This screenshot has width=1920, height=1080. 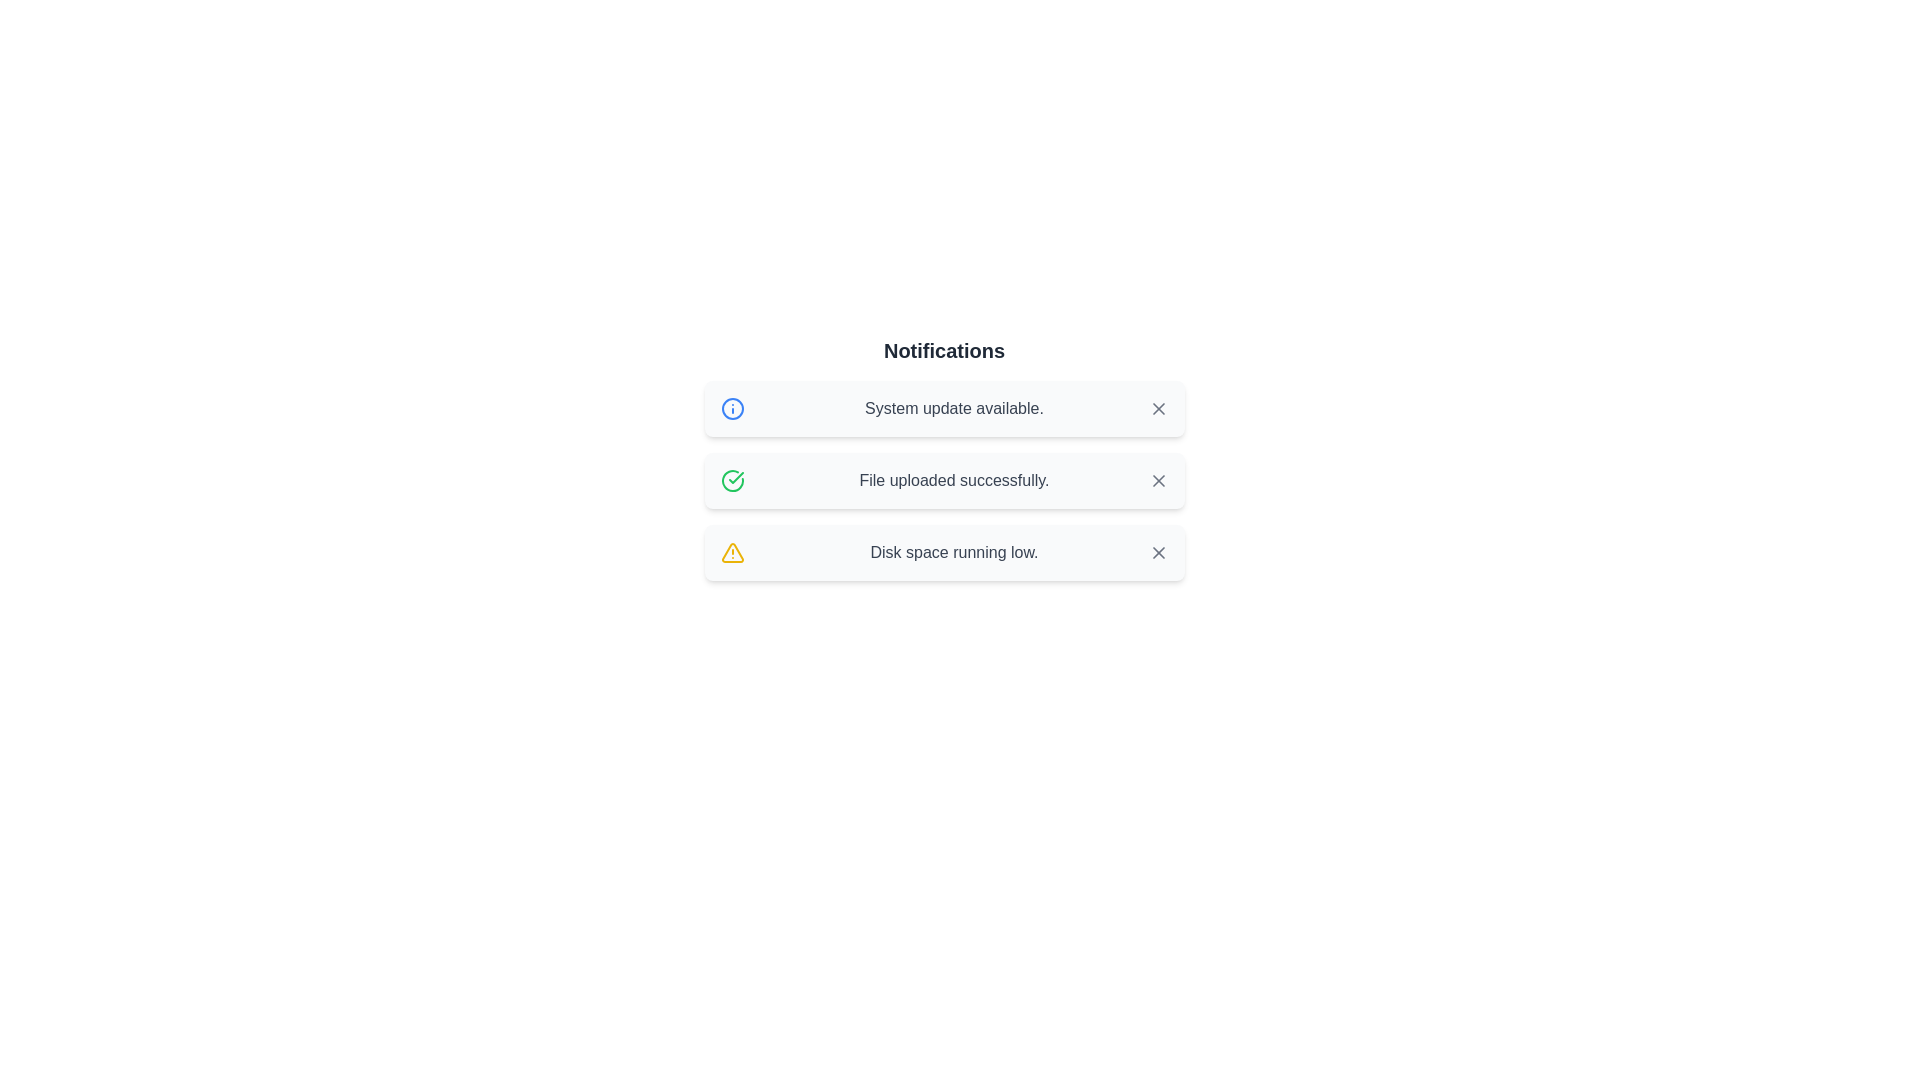 What do you see at coordinates (731, 552) in the screenshot?
I see `the alert icon shaped as a triangle with rounded edges, featuring a yellow outline and warning symbol, located to the left of the 'Disk space running low.' text in the third notification item` at bounding box center [731, 552].